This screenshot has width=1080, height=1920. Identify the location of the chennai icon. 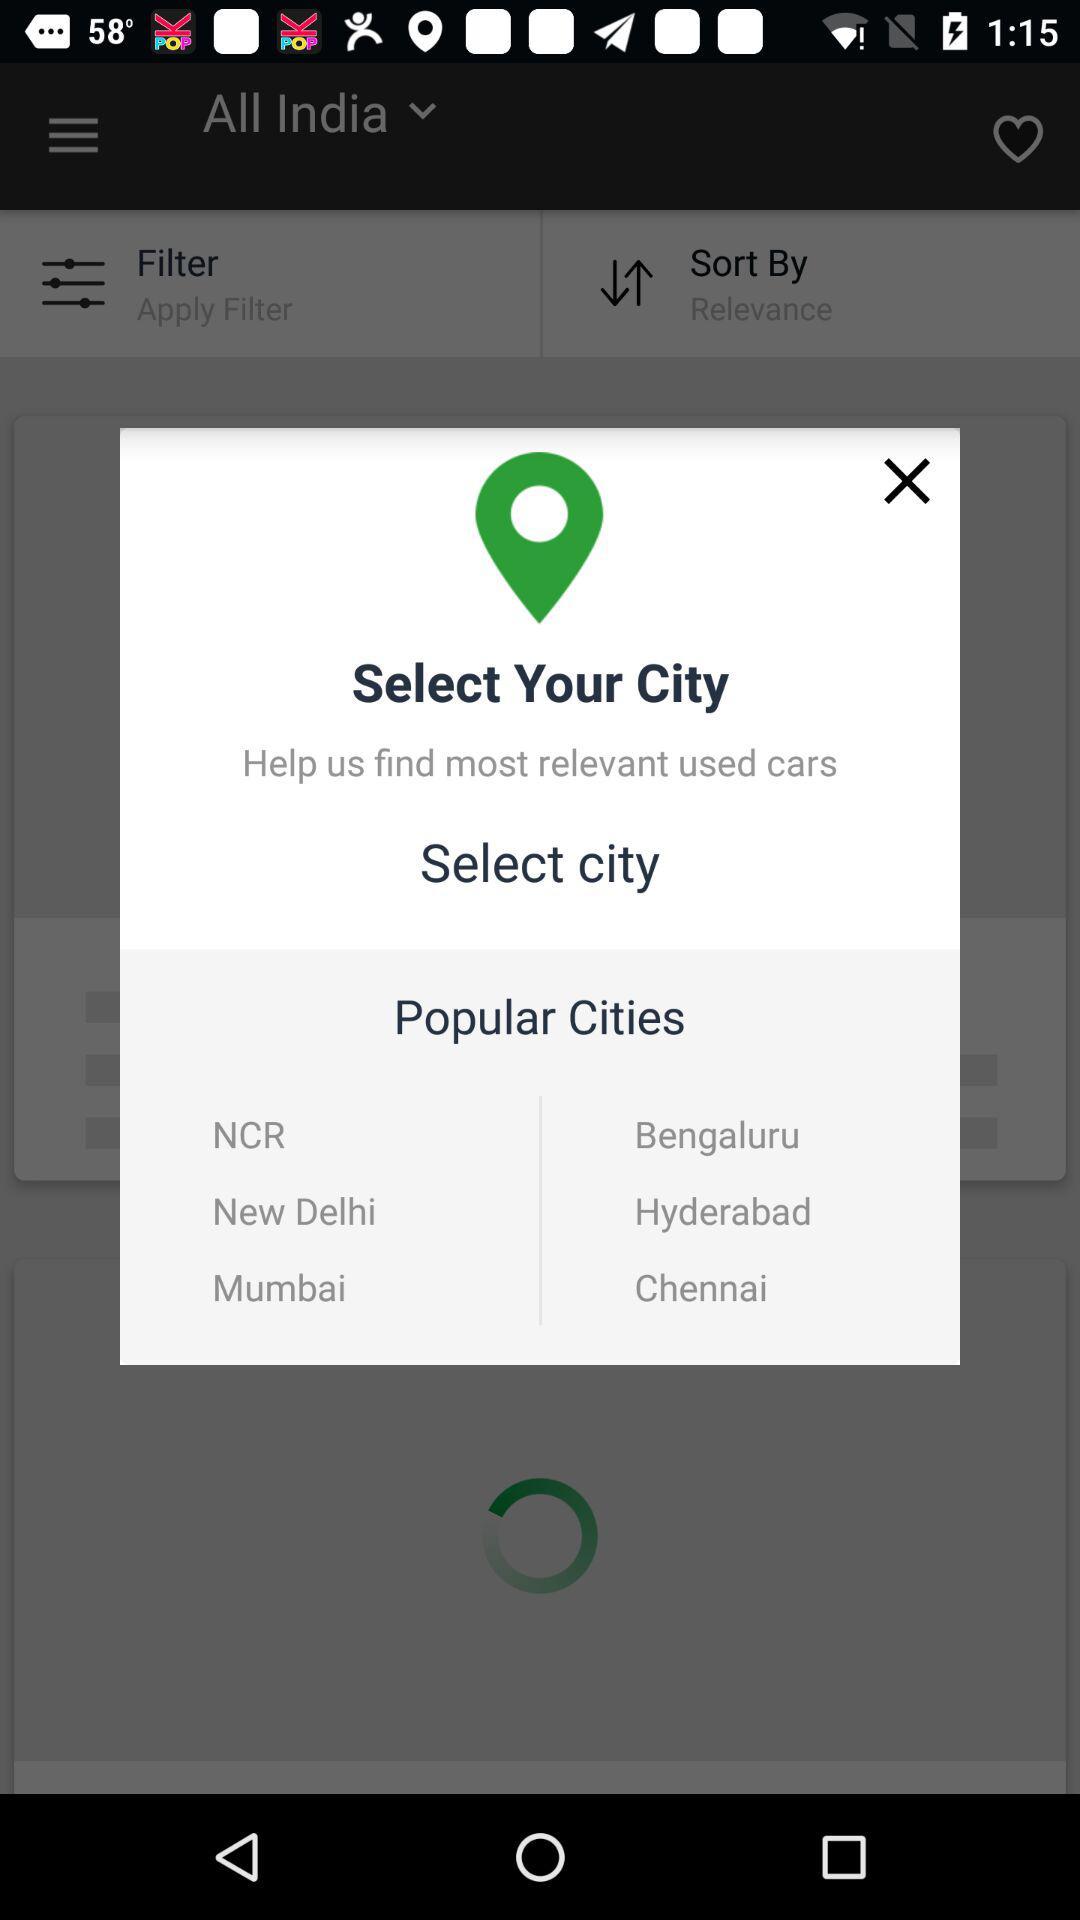
(752, 1286).